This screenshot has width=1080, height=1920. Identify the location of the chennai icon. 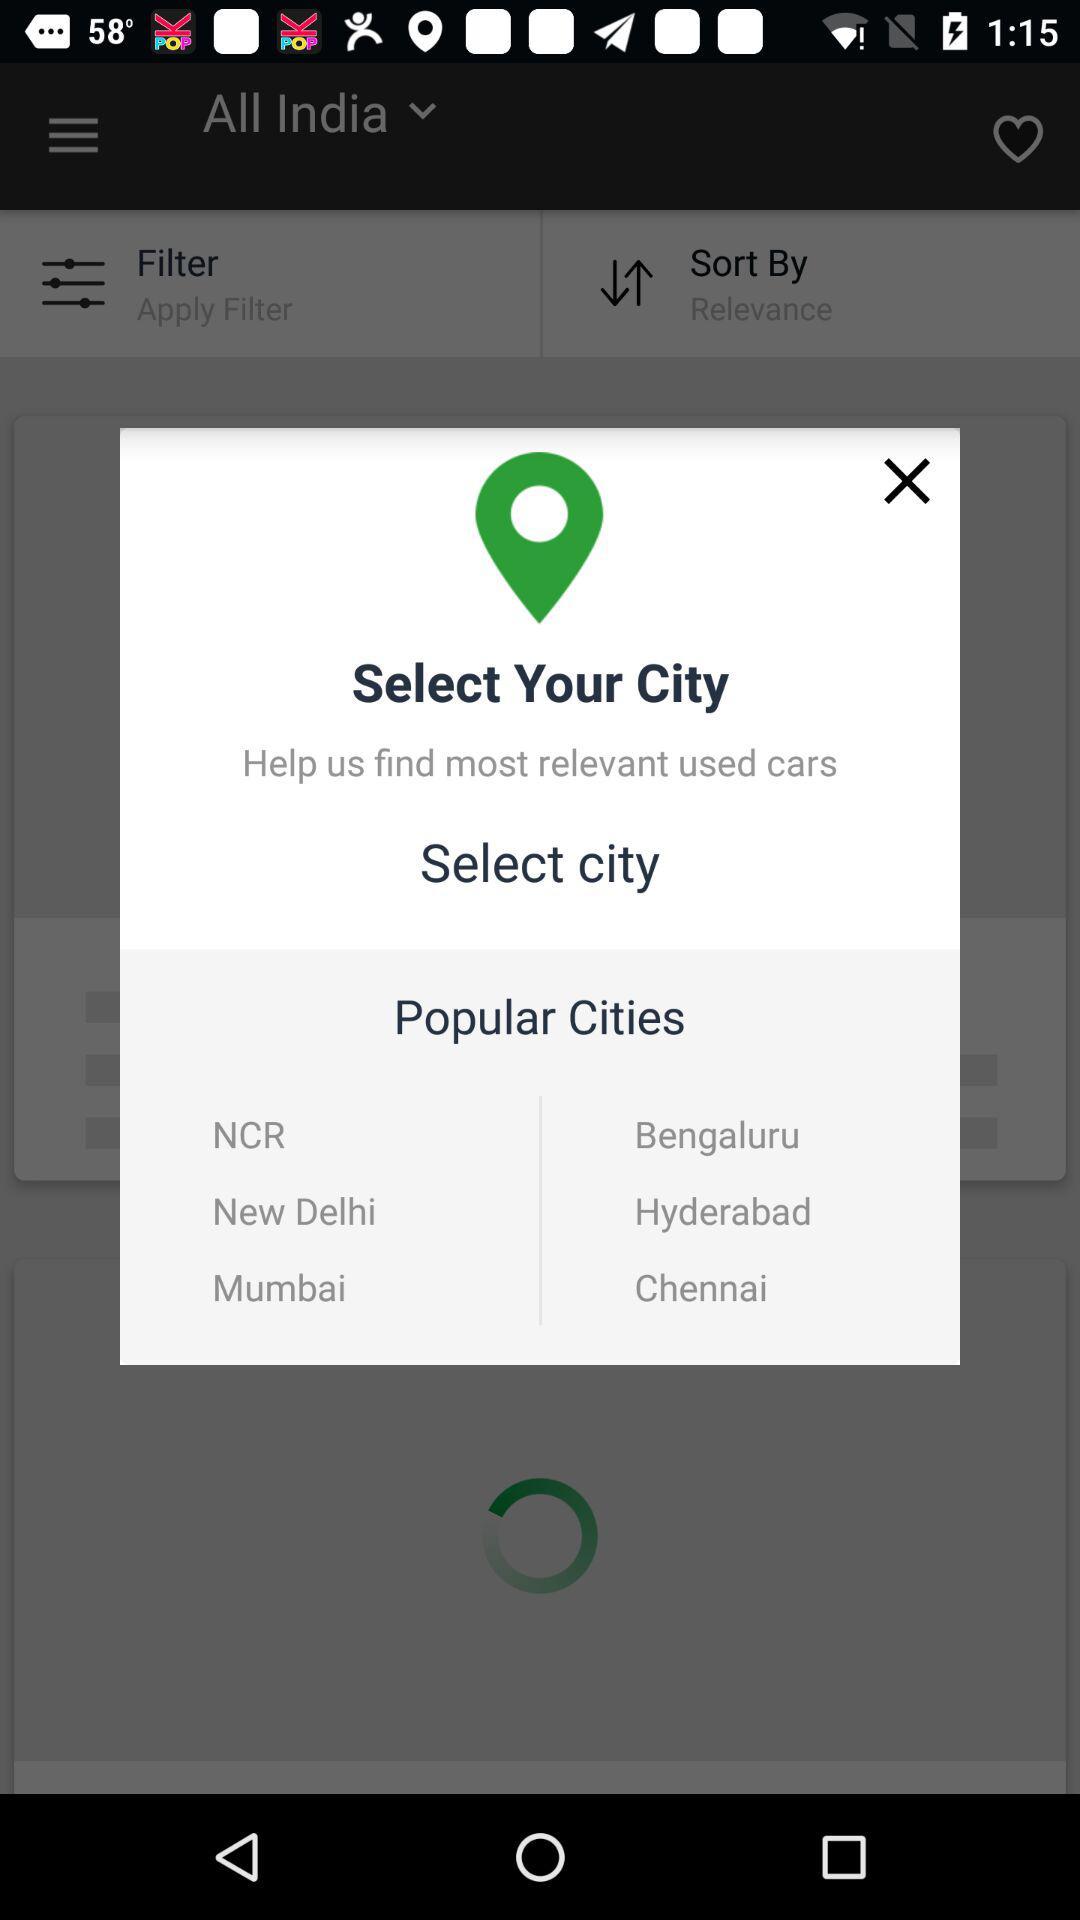
(752, 1286).